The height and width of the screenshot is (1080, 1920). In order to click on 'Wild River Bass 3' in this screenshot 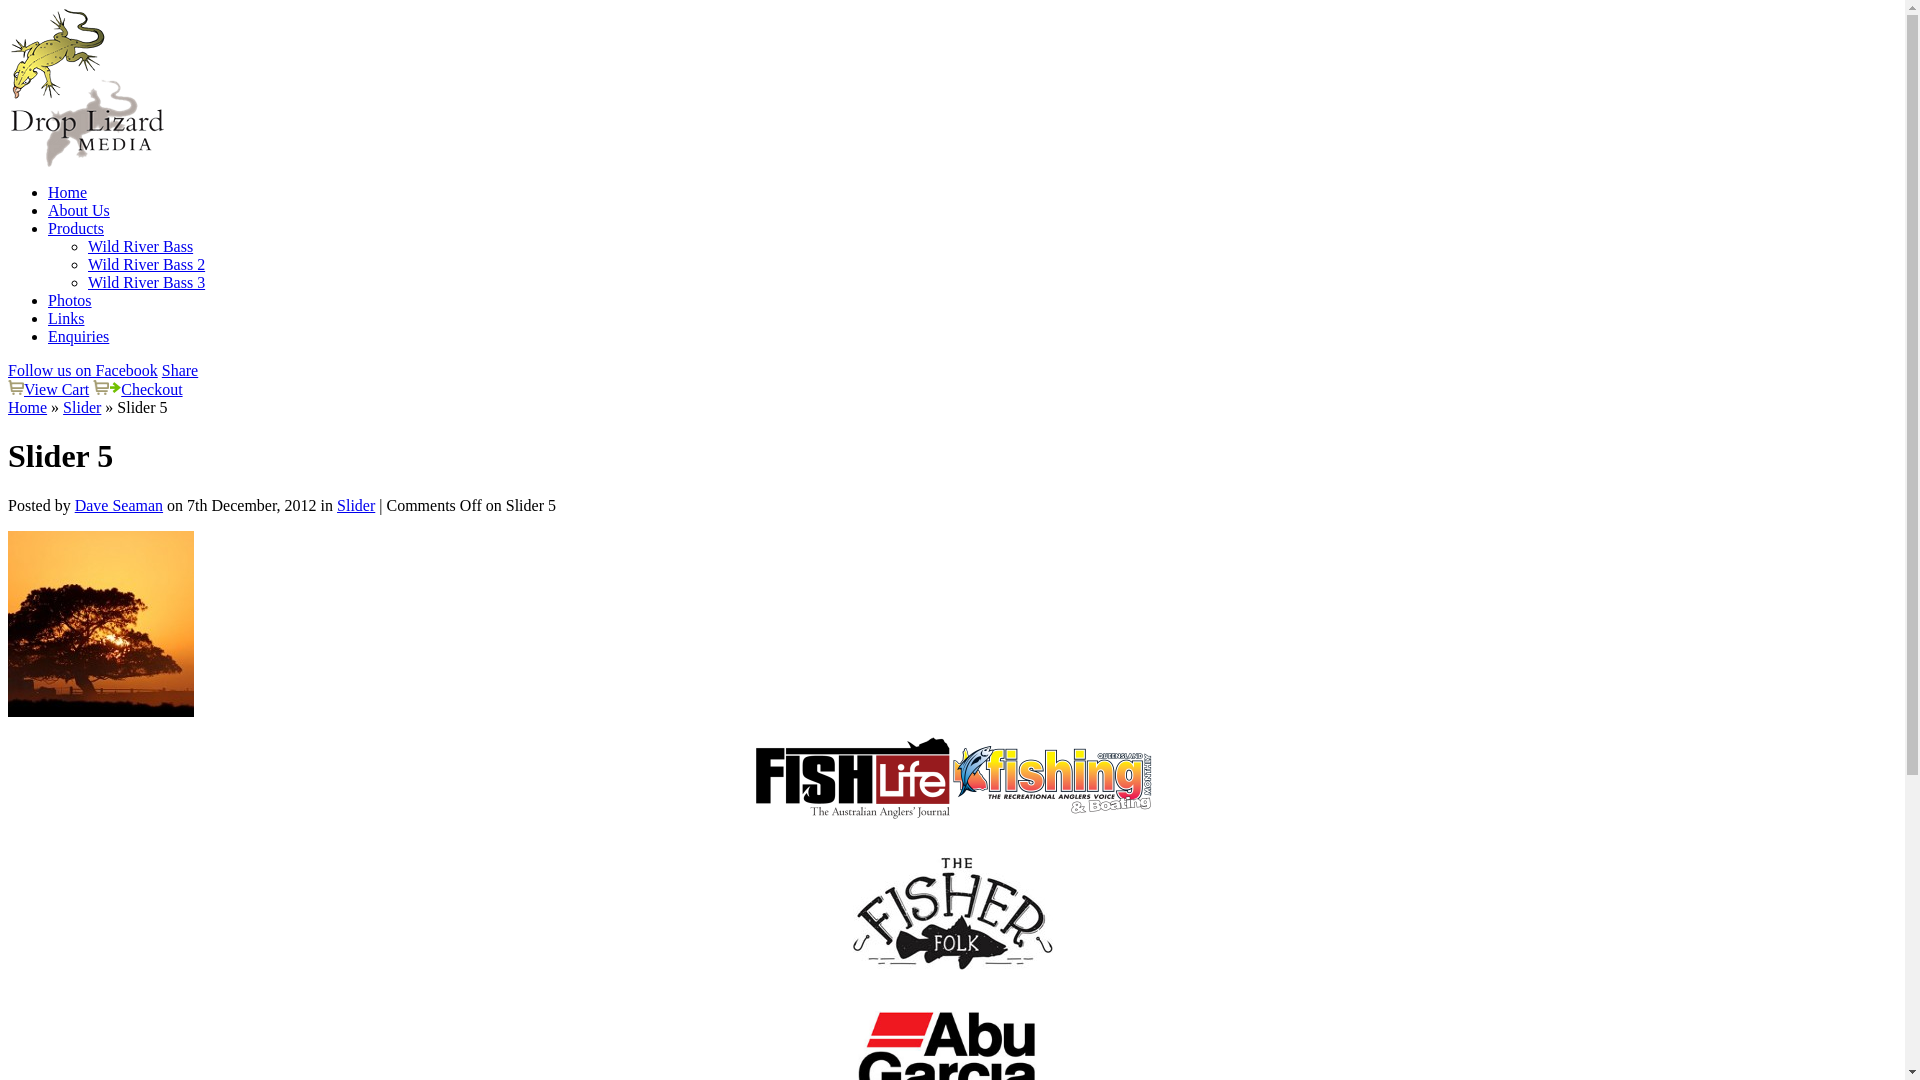, I will do `click(86, 282)`.